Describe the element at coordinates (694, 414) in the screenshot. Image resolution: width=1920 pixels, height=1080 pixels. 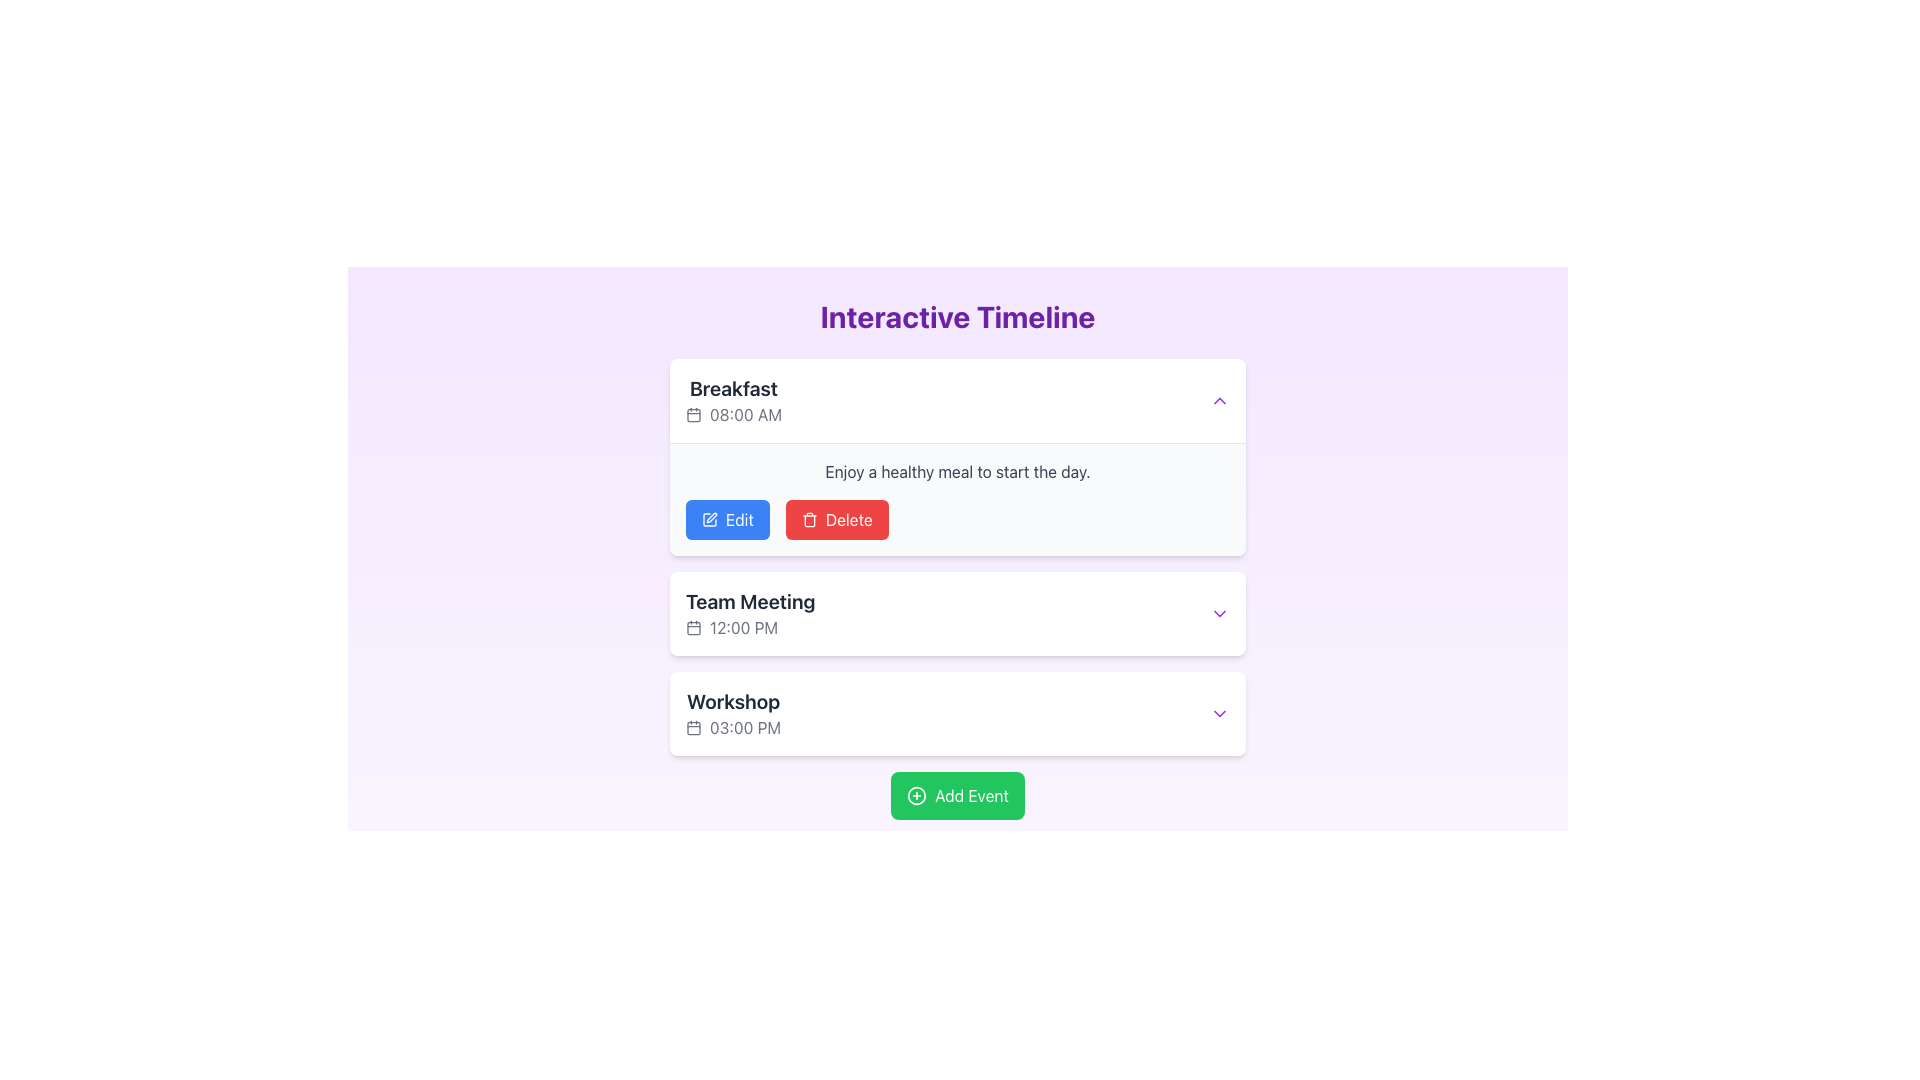
I see `the calendar icon representing the '08:00 AM' event in the 'Breakfast' card at the top of the timeline` at that location.